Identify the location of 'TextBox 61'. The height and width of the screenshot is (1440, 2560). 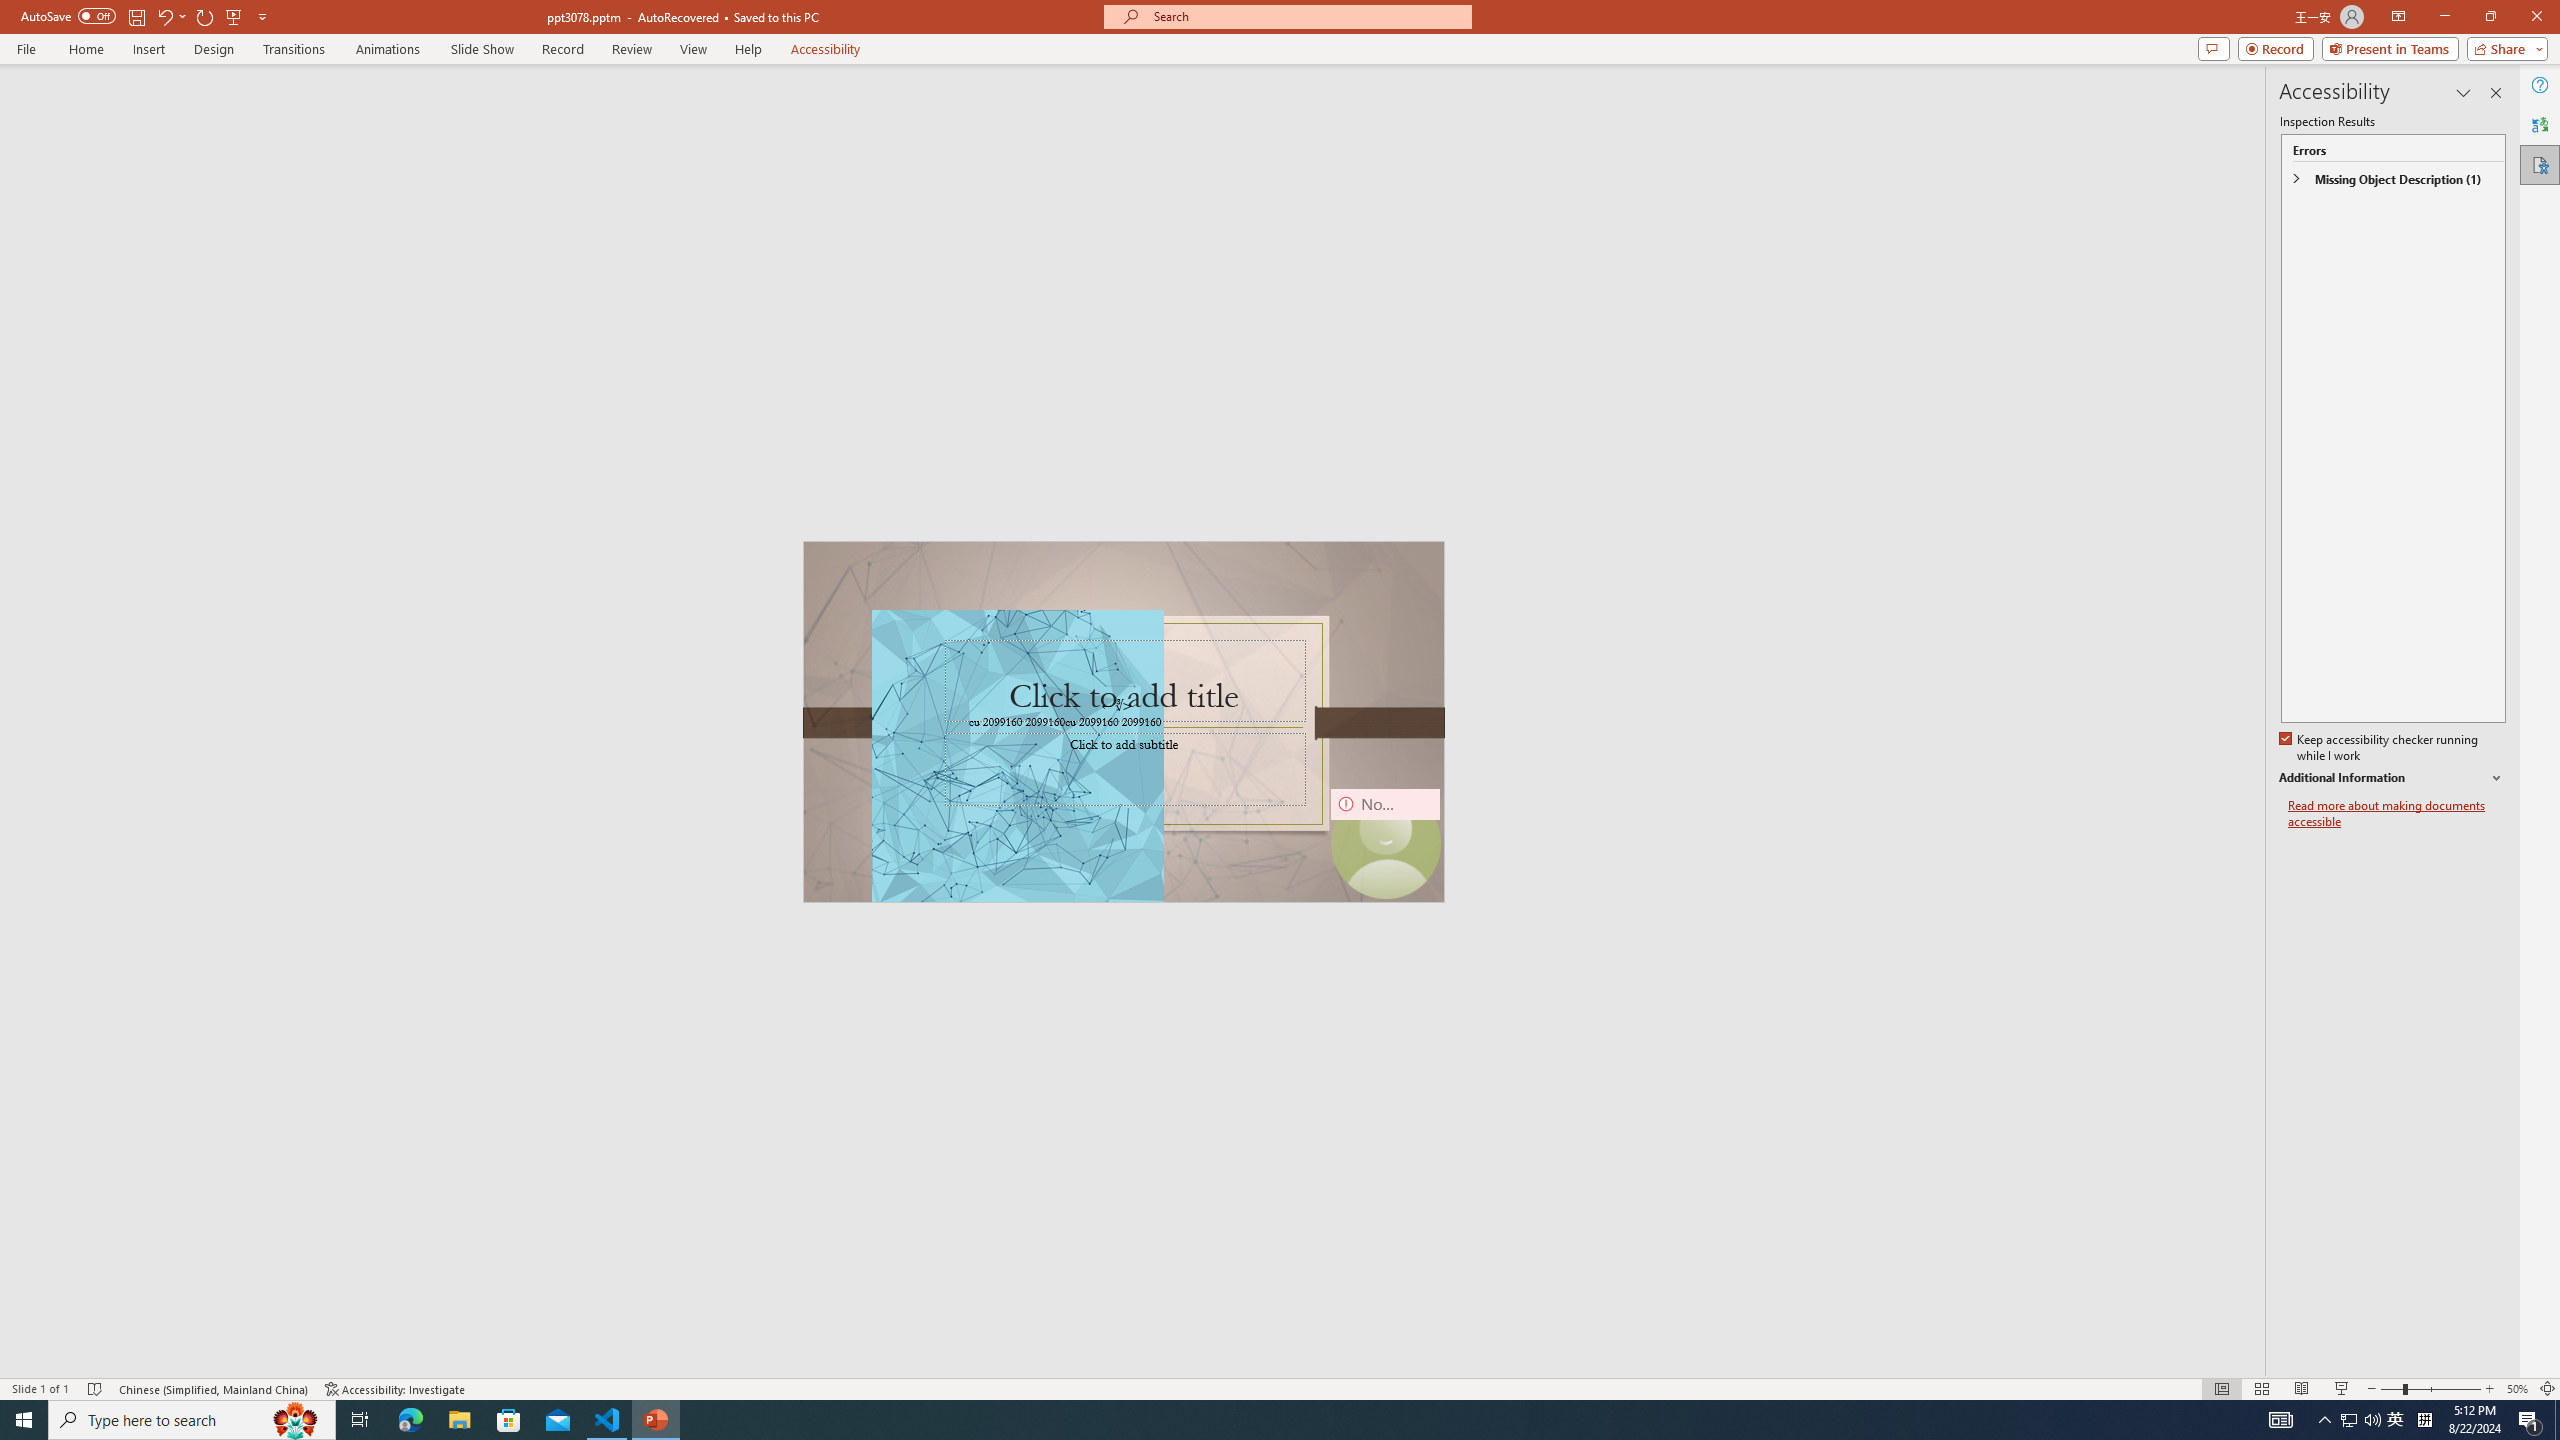
(1121, 723).